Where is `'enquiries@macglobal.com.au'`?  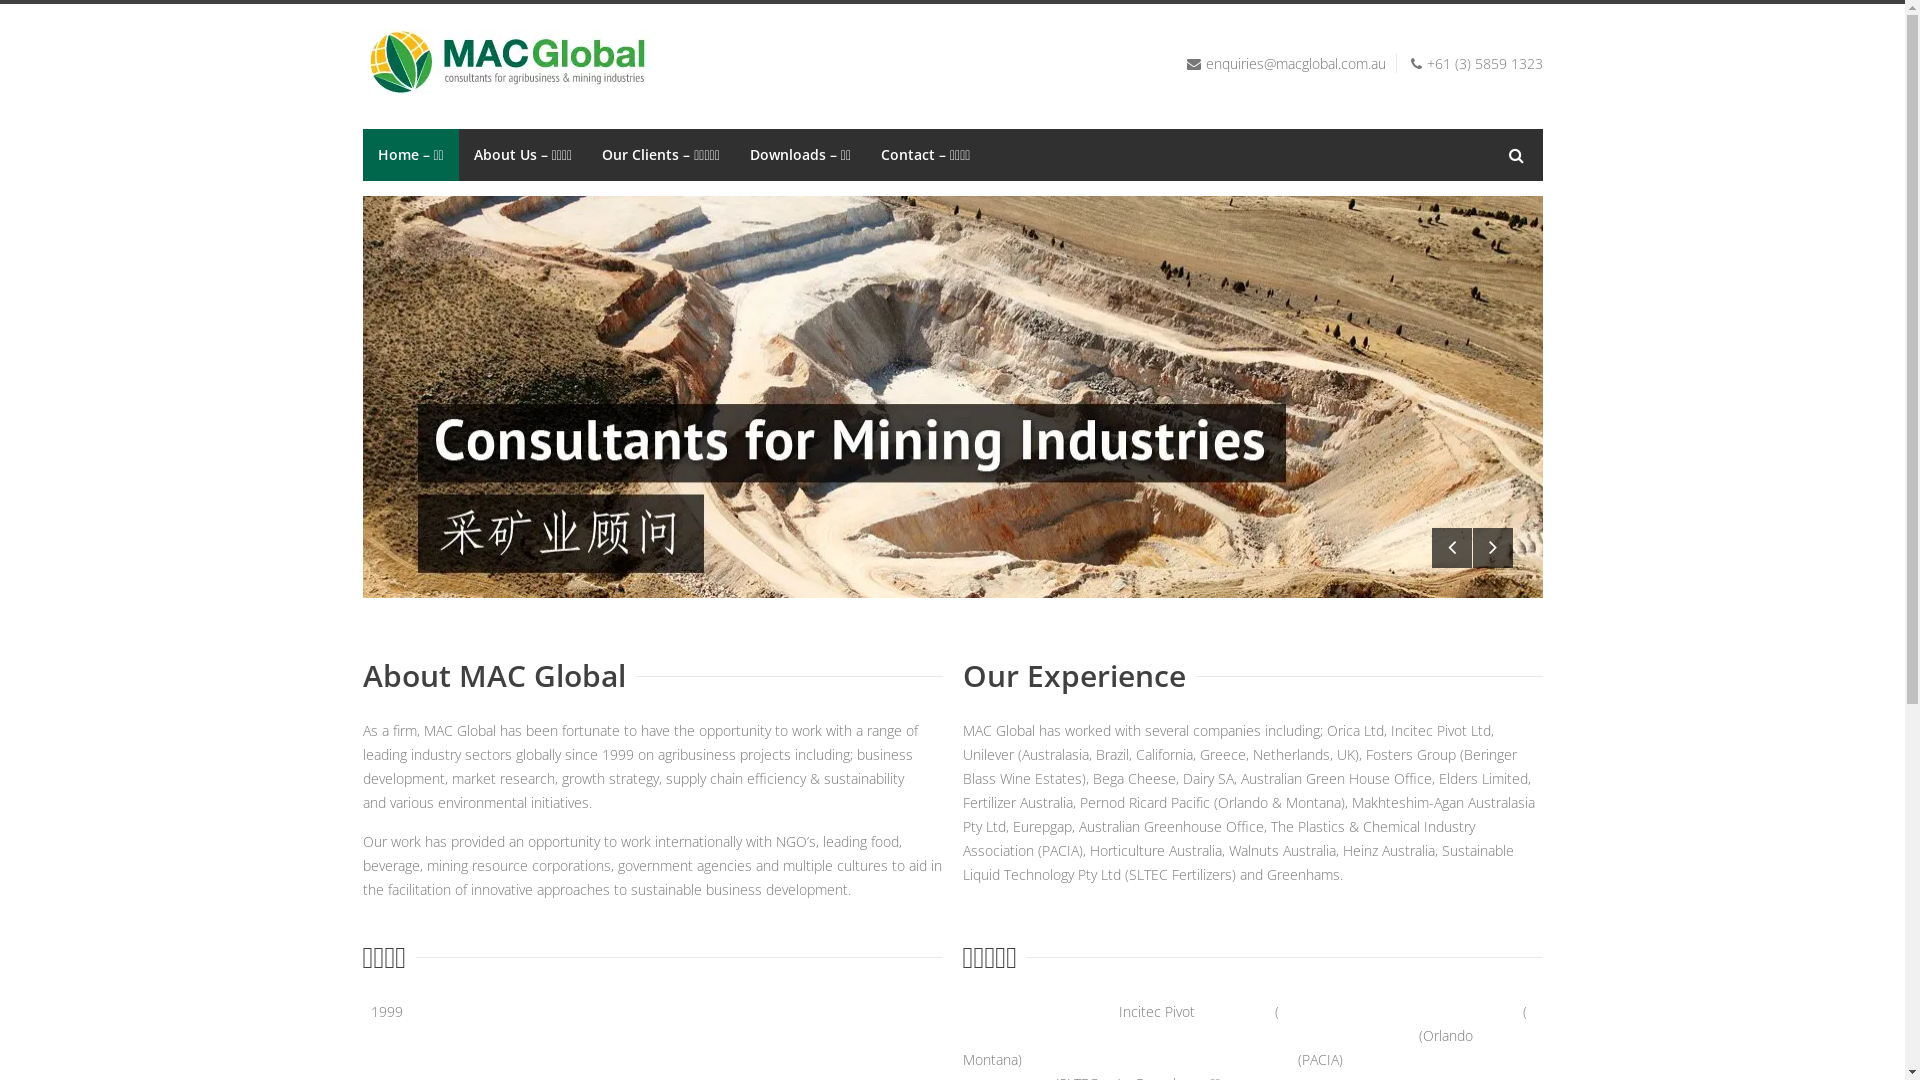 'enquiries@macglobal.com.au' is located at coordinates (1296, 62).